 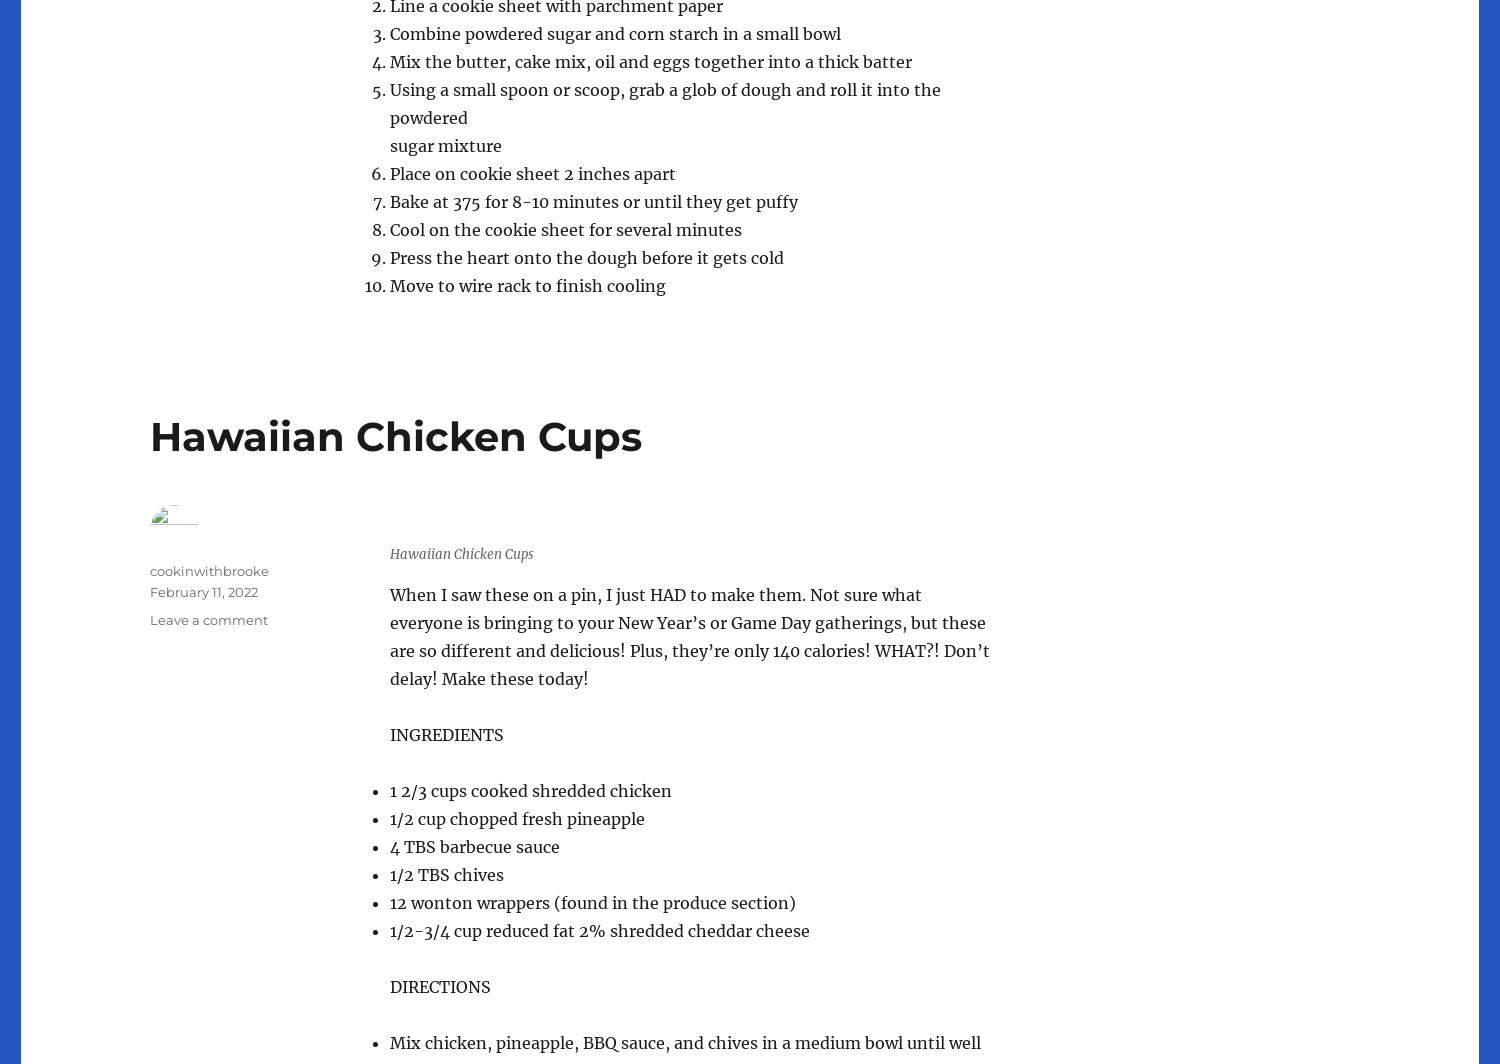 What do you see at coordinates (390, 32) in the screenshot?
I see `'Combine powdered sugar and corn starch in a small bowl'` at bounding box center [390, 32].